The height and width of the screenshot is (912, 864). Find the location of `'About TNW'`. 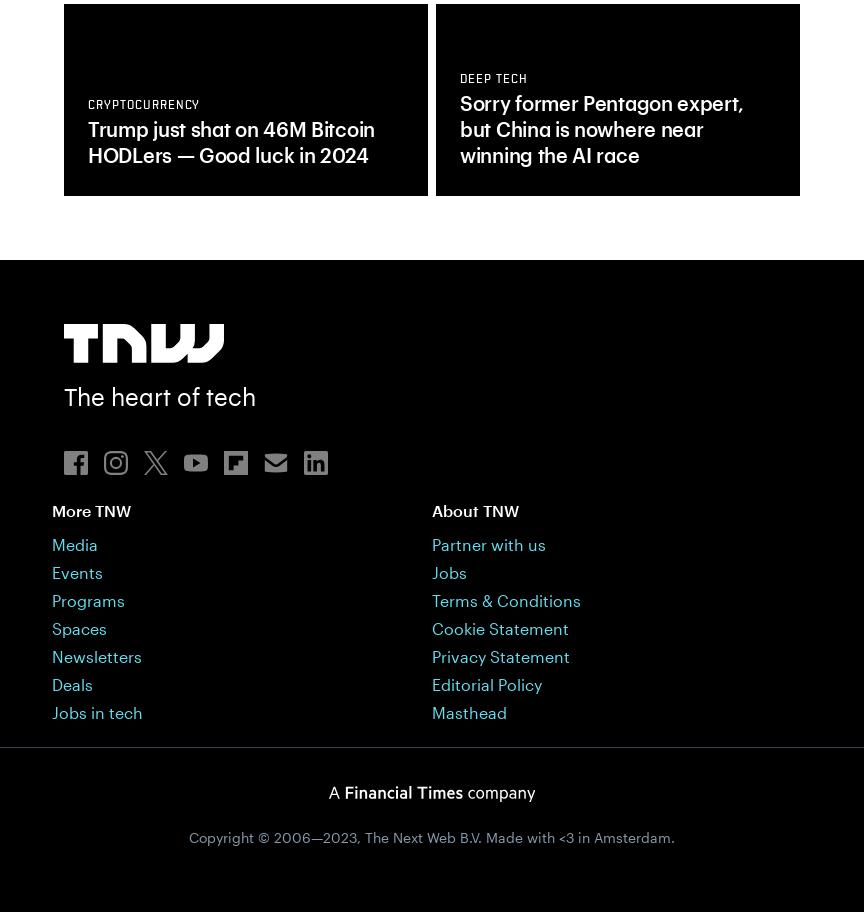

'About TNW' is located at coordinates (432, 508).